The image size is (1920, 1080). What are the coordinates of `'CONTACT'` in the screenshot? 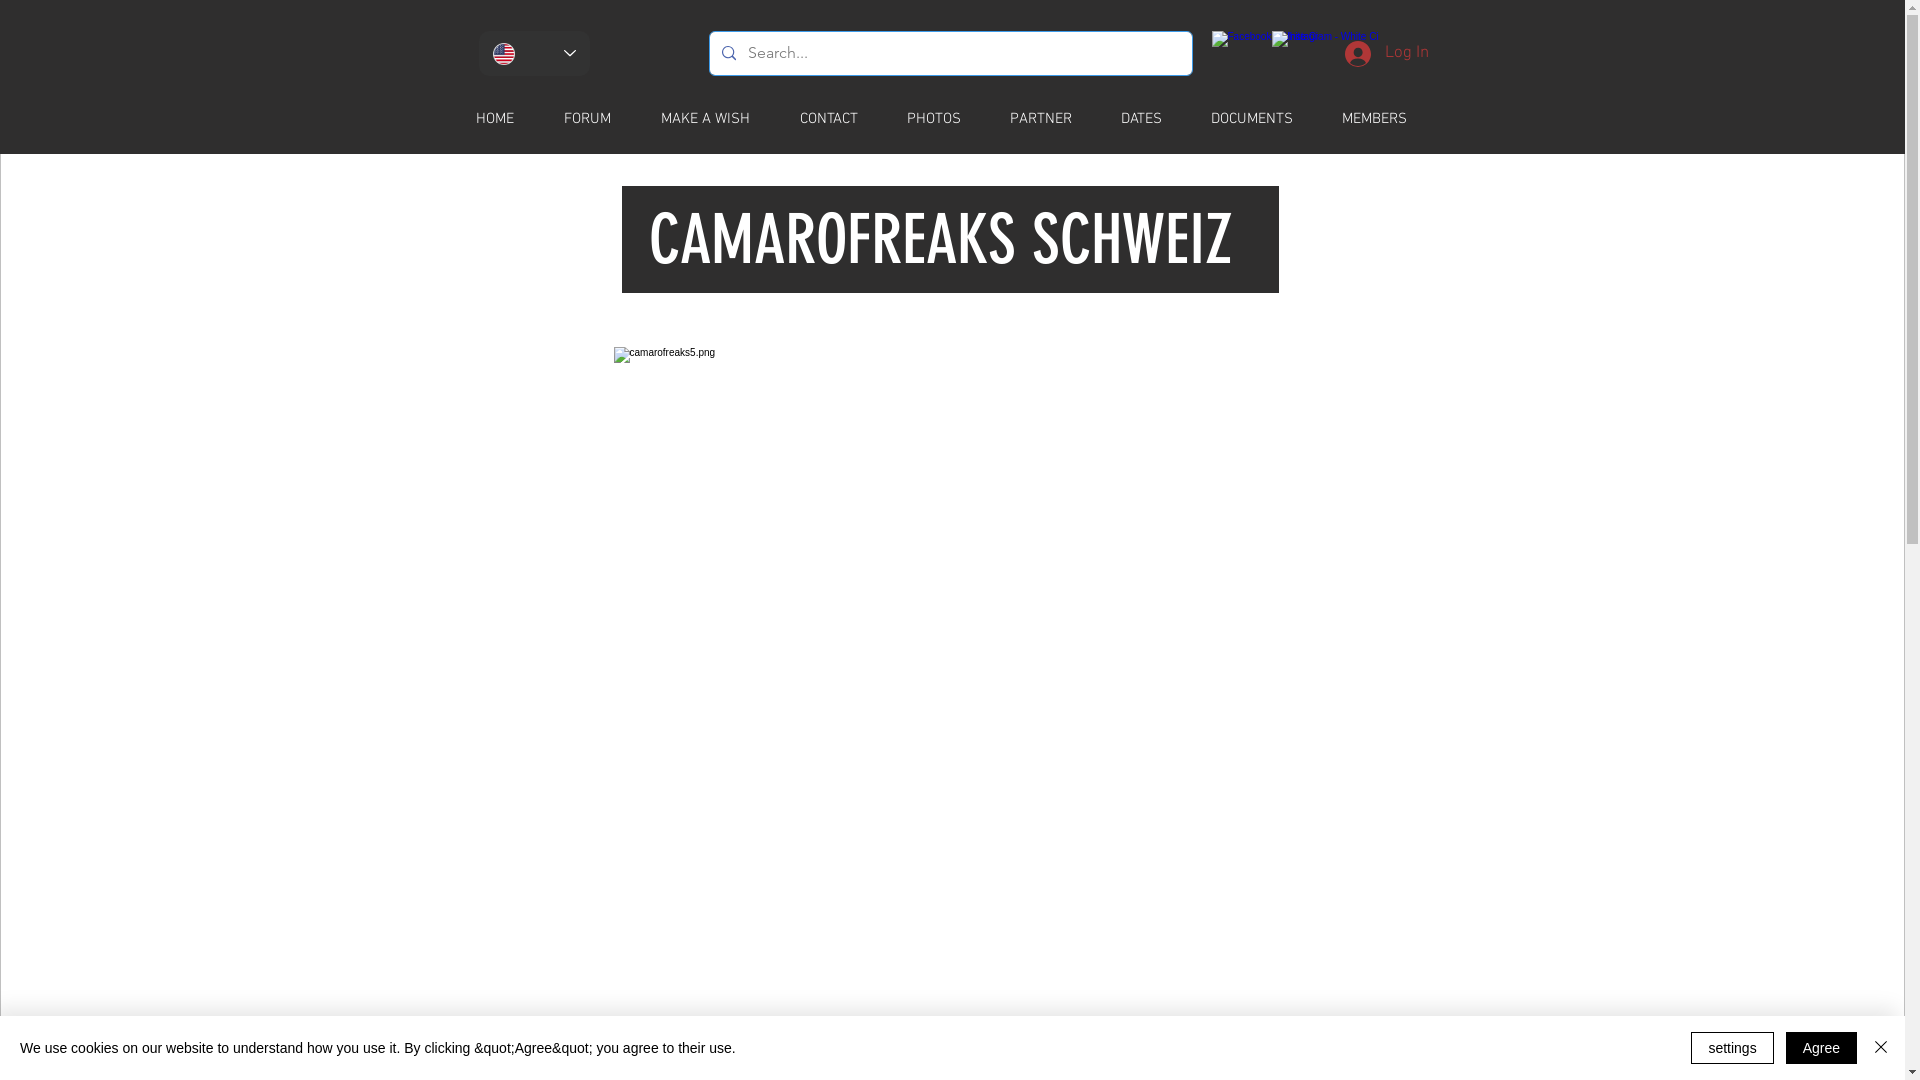 It's located at (839, 119).